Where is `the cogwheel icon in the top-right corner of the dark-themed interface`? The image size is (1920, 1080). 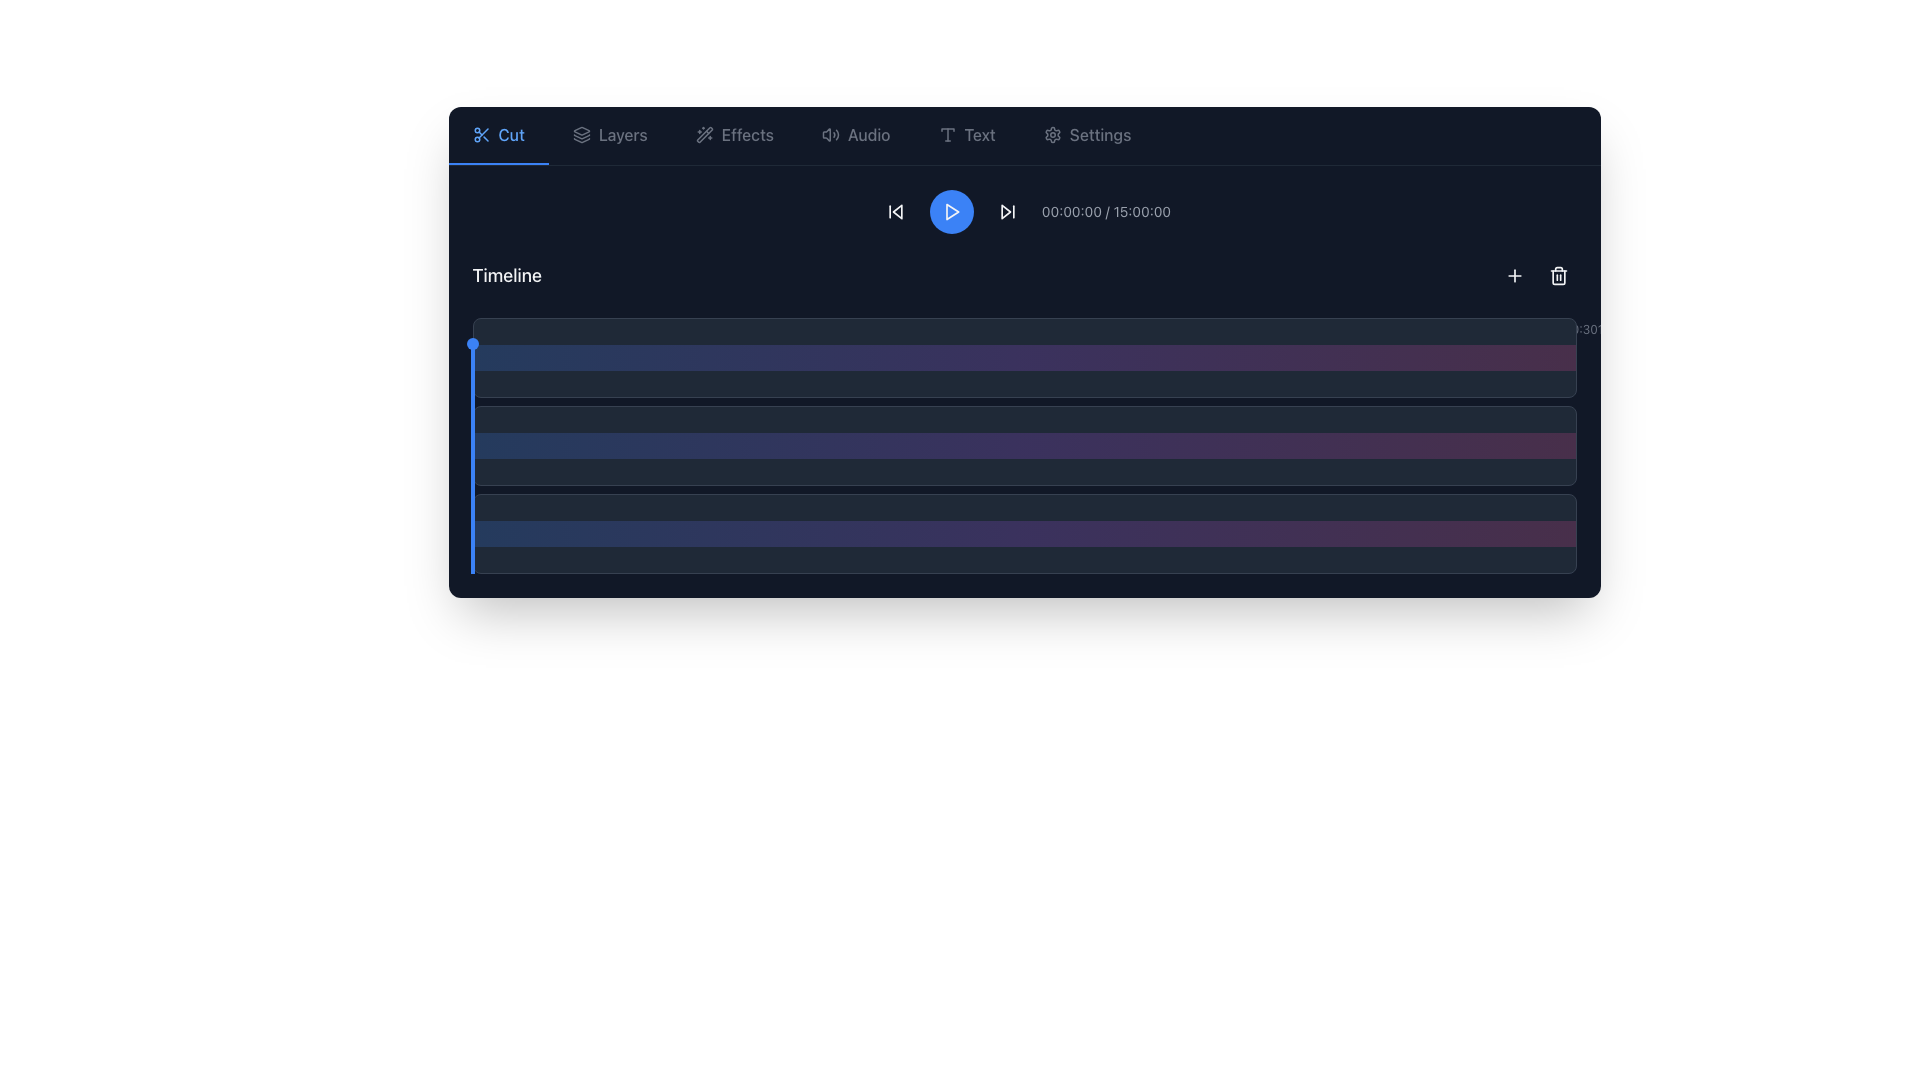 the cogwheel icon in the top-right corner of the dark-themed interface is located at coordinates (1051, 135).